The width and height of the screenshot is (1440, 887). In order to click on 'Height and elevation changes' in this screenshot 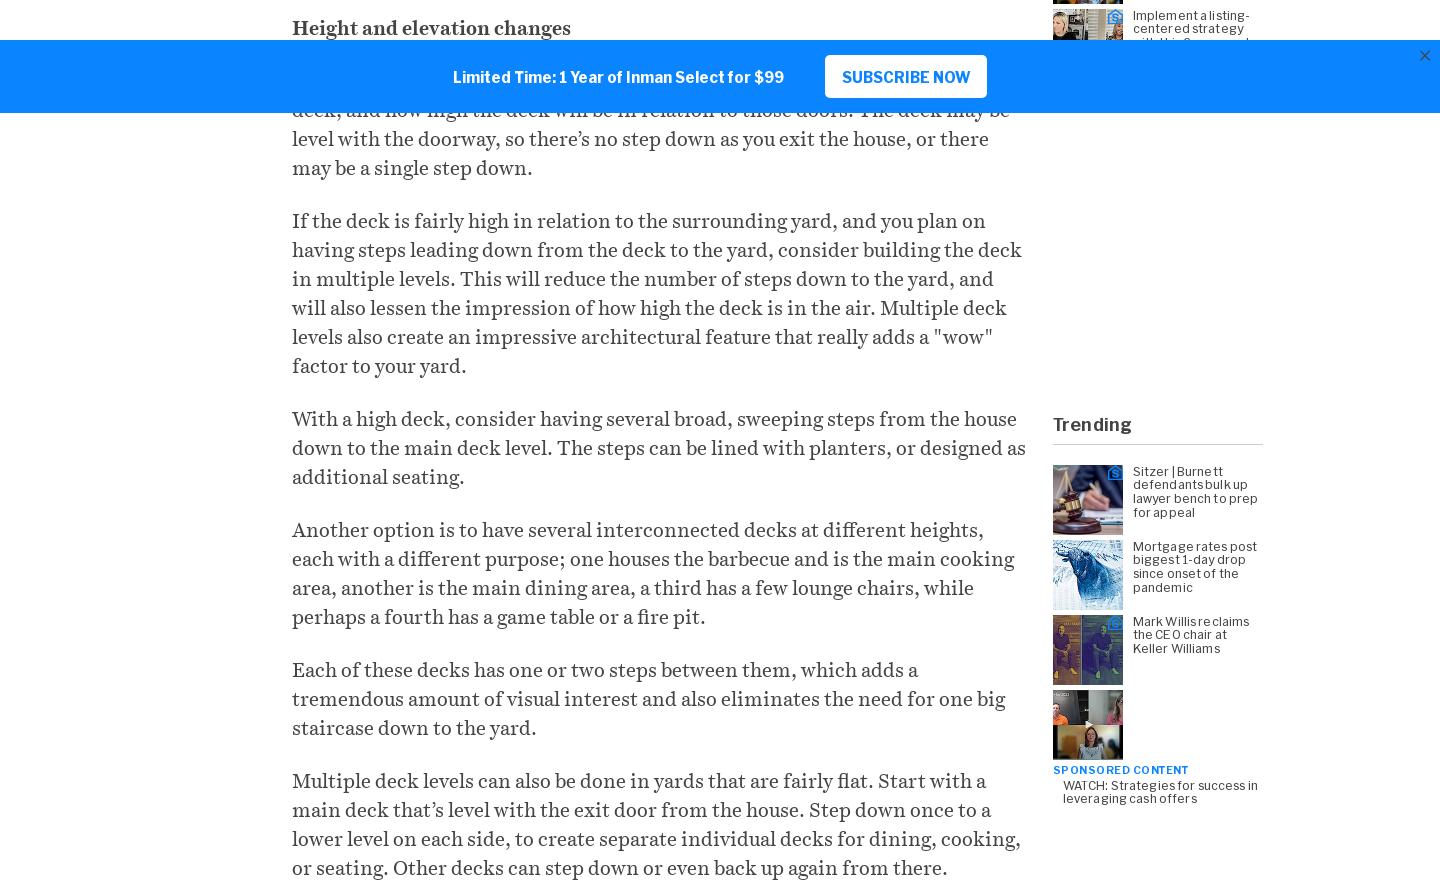, I will do `click(431, 28)`.